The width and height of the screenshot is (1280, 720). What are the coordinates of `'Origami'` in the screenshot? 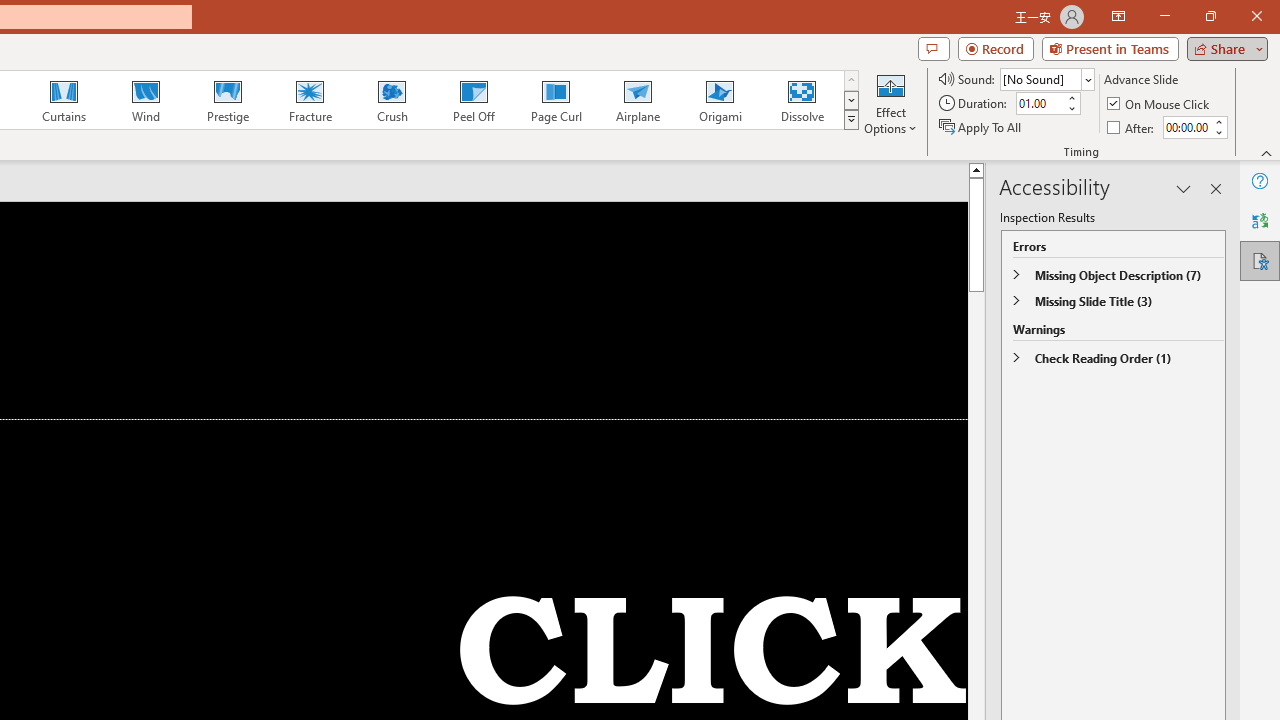 It's located at (720, 100).